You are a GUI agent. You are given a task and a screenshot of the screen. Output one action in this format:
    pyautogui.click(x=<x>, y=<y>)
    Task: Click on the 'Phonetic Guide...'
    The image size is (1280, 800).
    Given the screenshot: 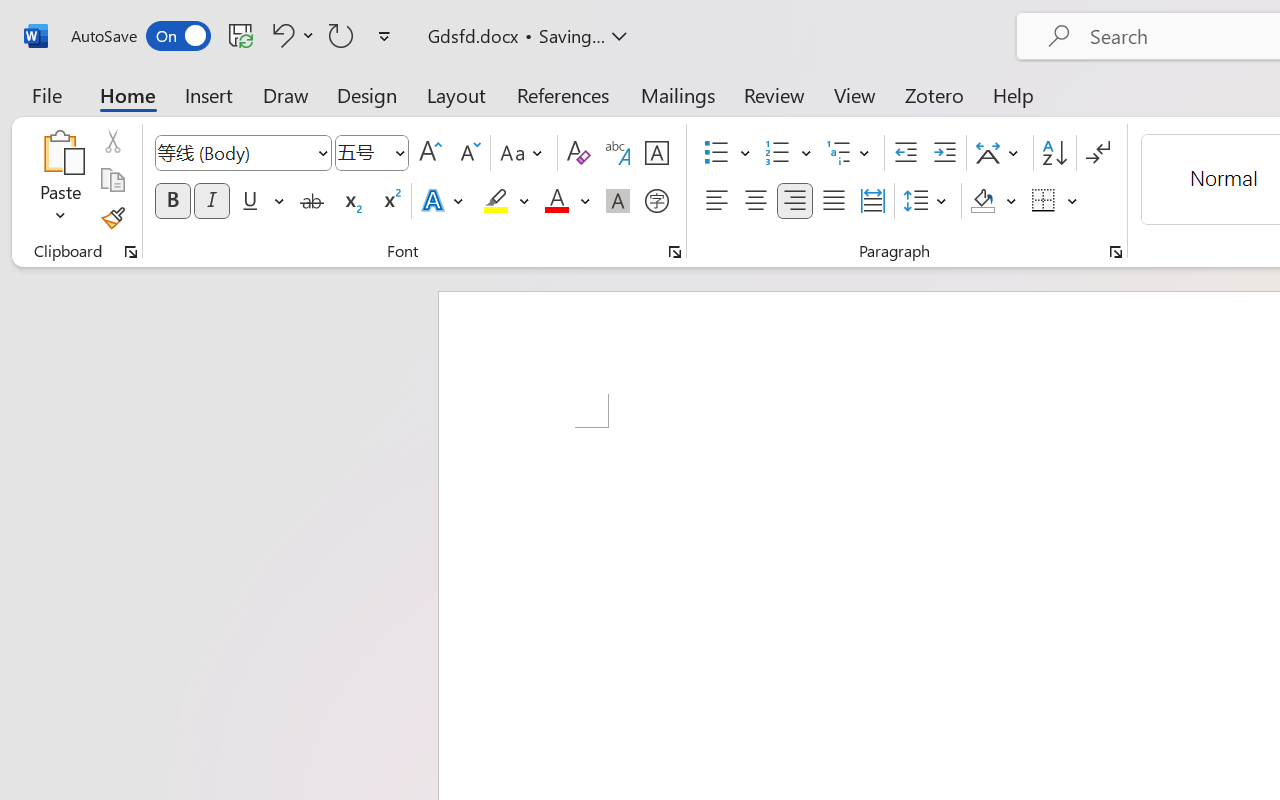 What is the action you would take?
    pyautogui.click(x=617, y=153)
    